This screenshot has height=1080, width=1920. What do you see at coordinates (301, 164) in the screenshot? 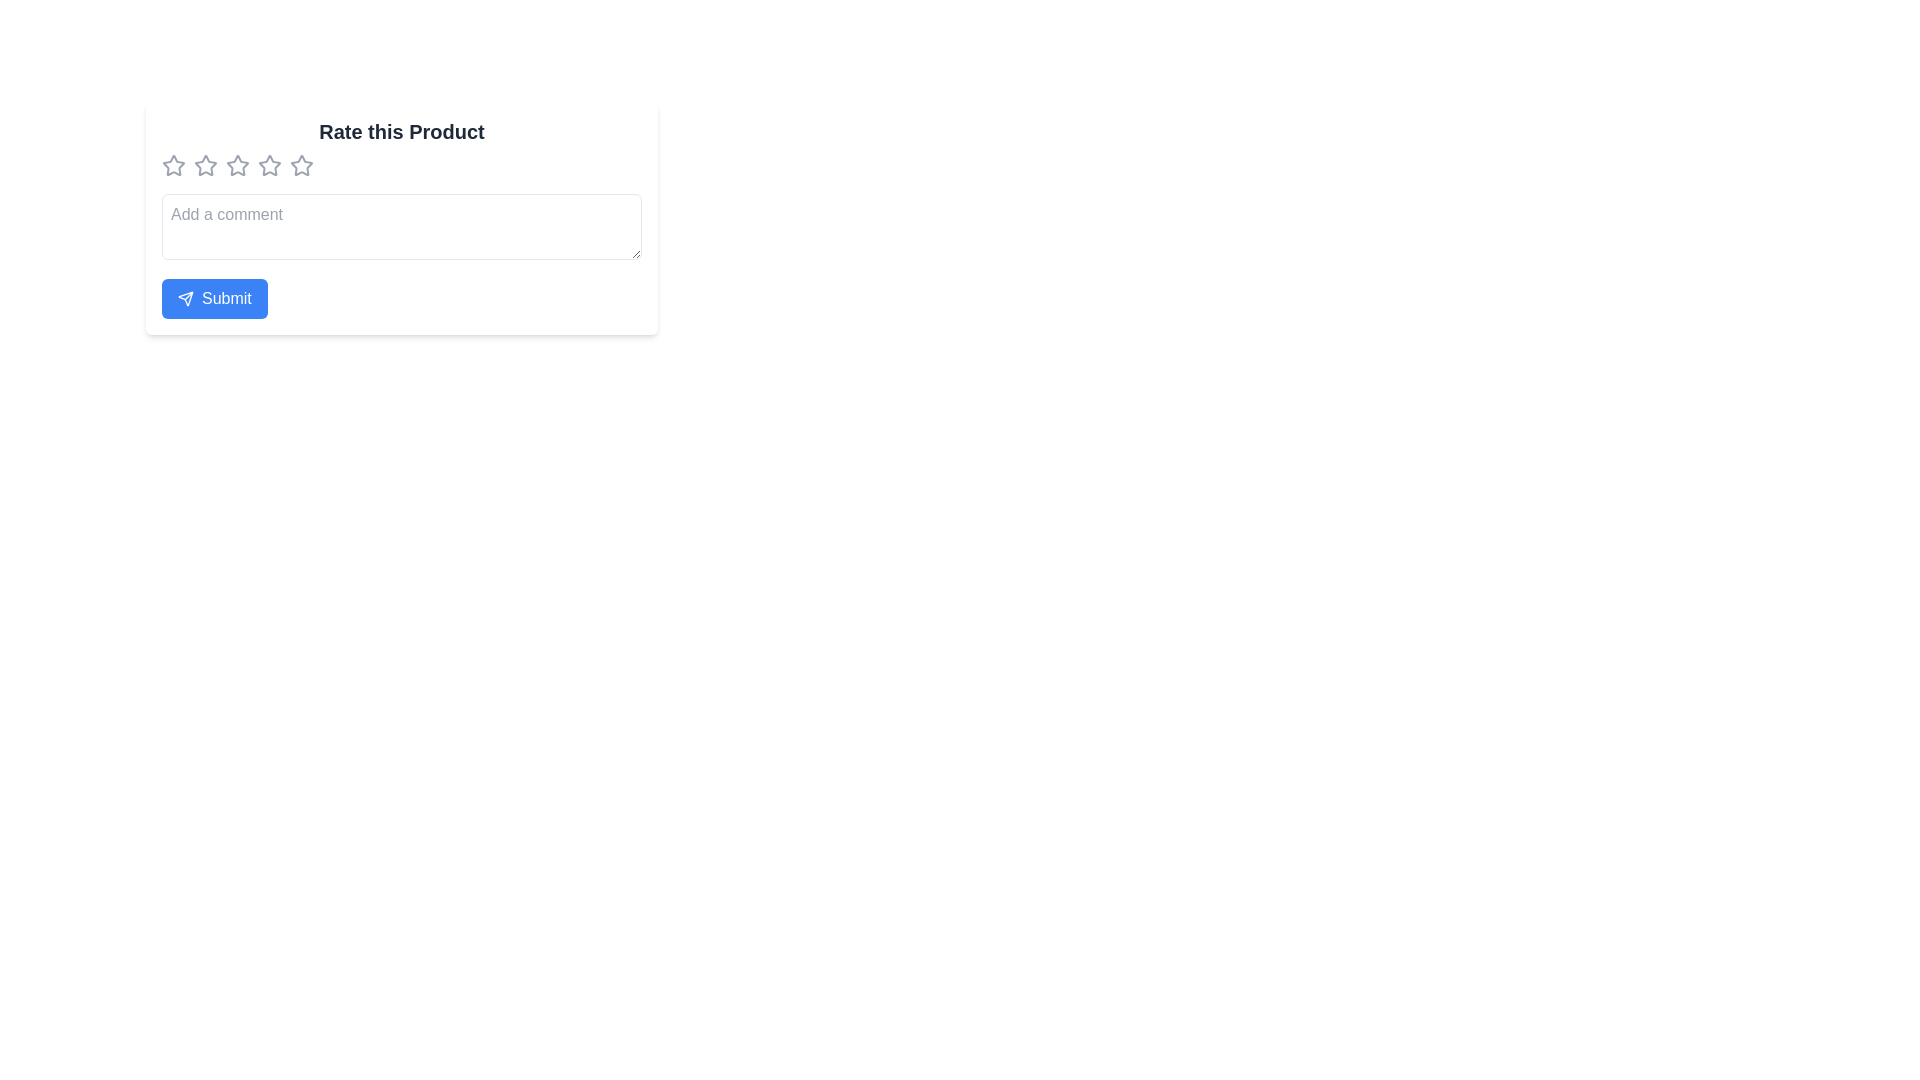
I see `the fourth star icon in the rating system, which is located below the 'Rate this Product' text` at bounding box center [301, 164].